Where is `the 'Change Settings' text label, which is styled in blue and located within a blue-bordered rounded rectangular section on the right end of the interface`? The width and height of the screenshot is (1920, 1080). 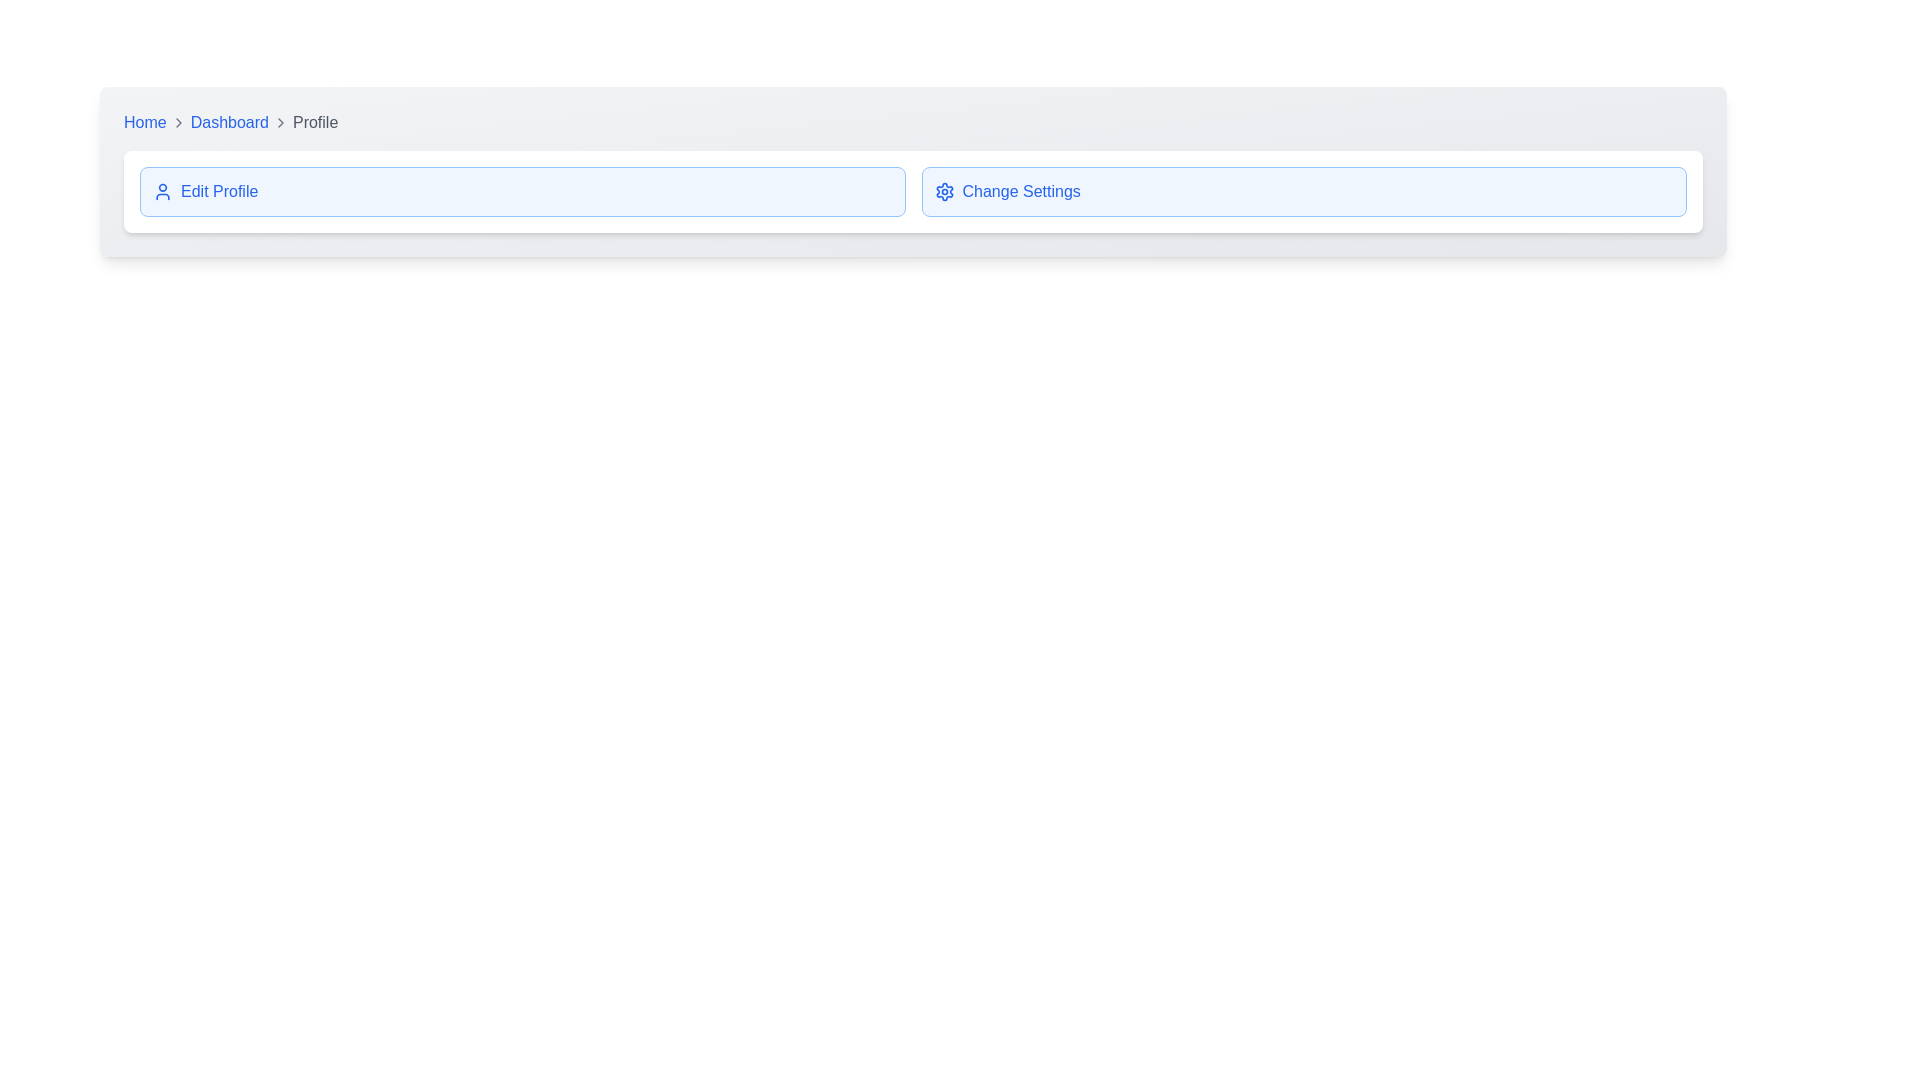
the 'Change Settings' text label, which is styled in blue and located within a blue-bordered rounded rectangular section on the right end of the interface is located at coordinates (1021, 192).